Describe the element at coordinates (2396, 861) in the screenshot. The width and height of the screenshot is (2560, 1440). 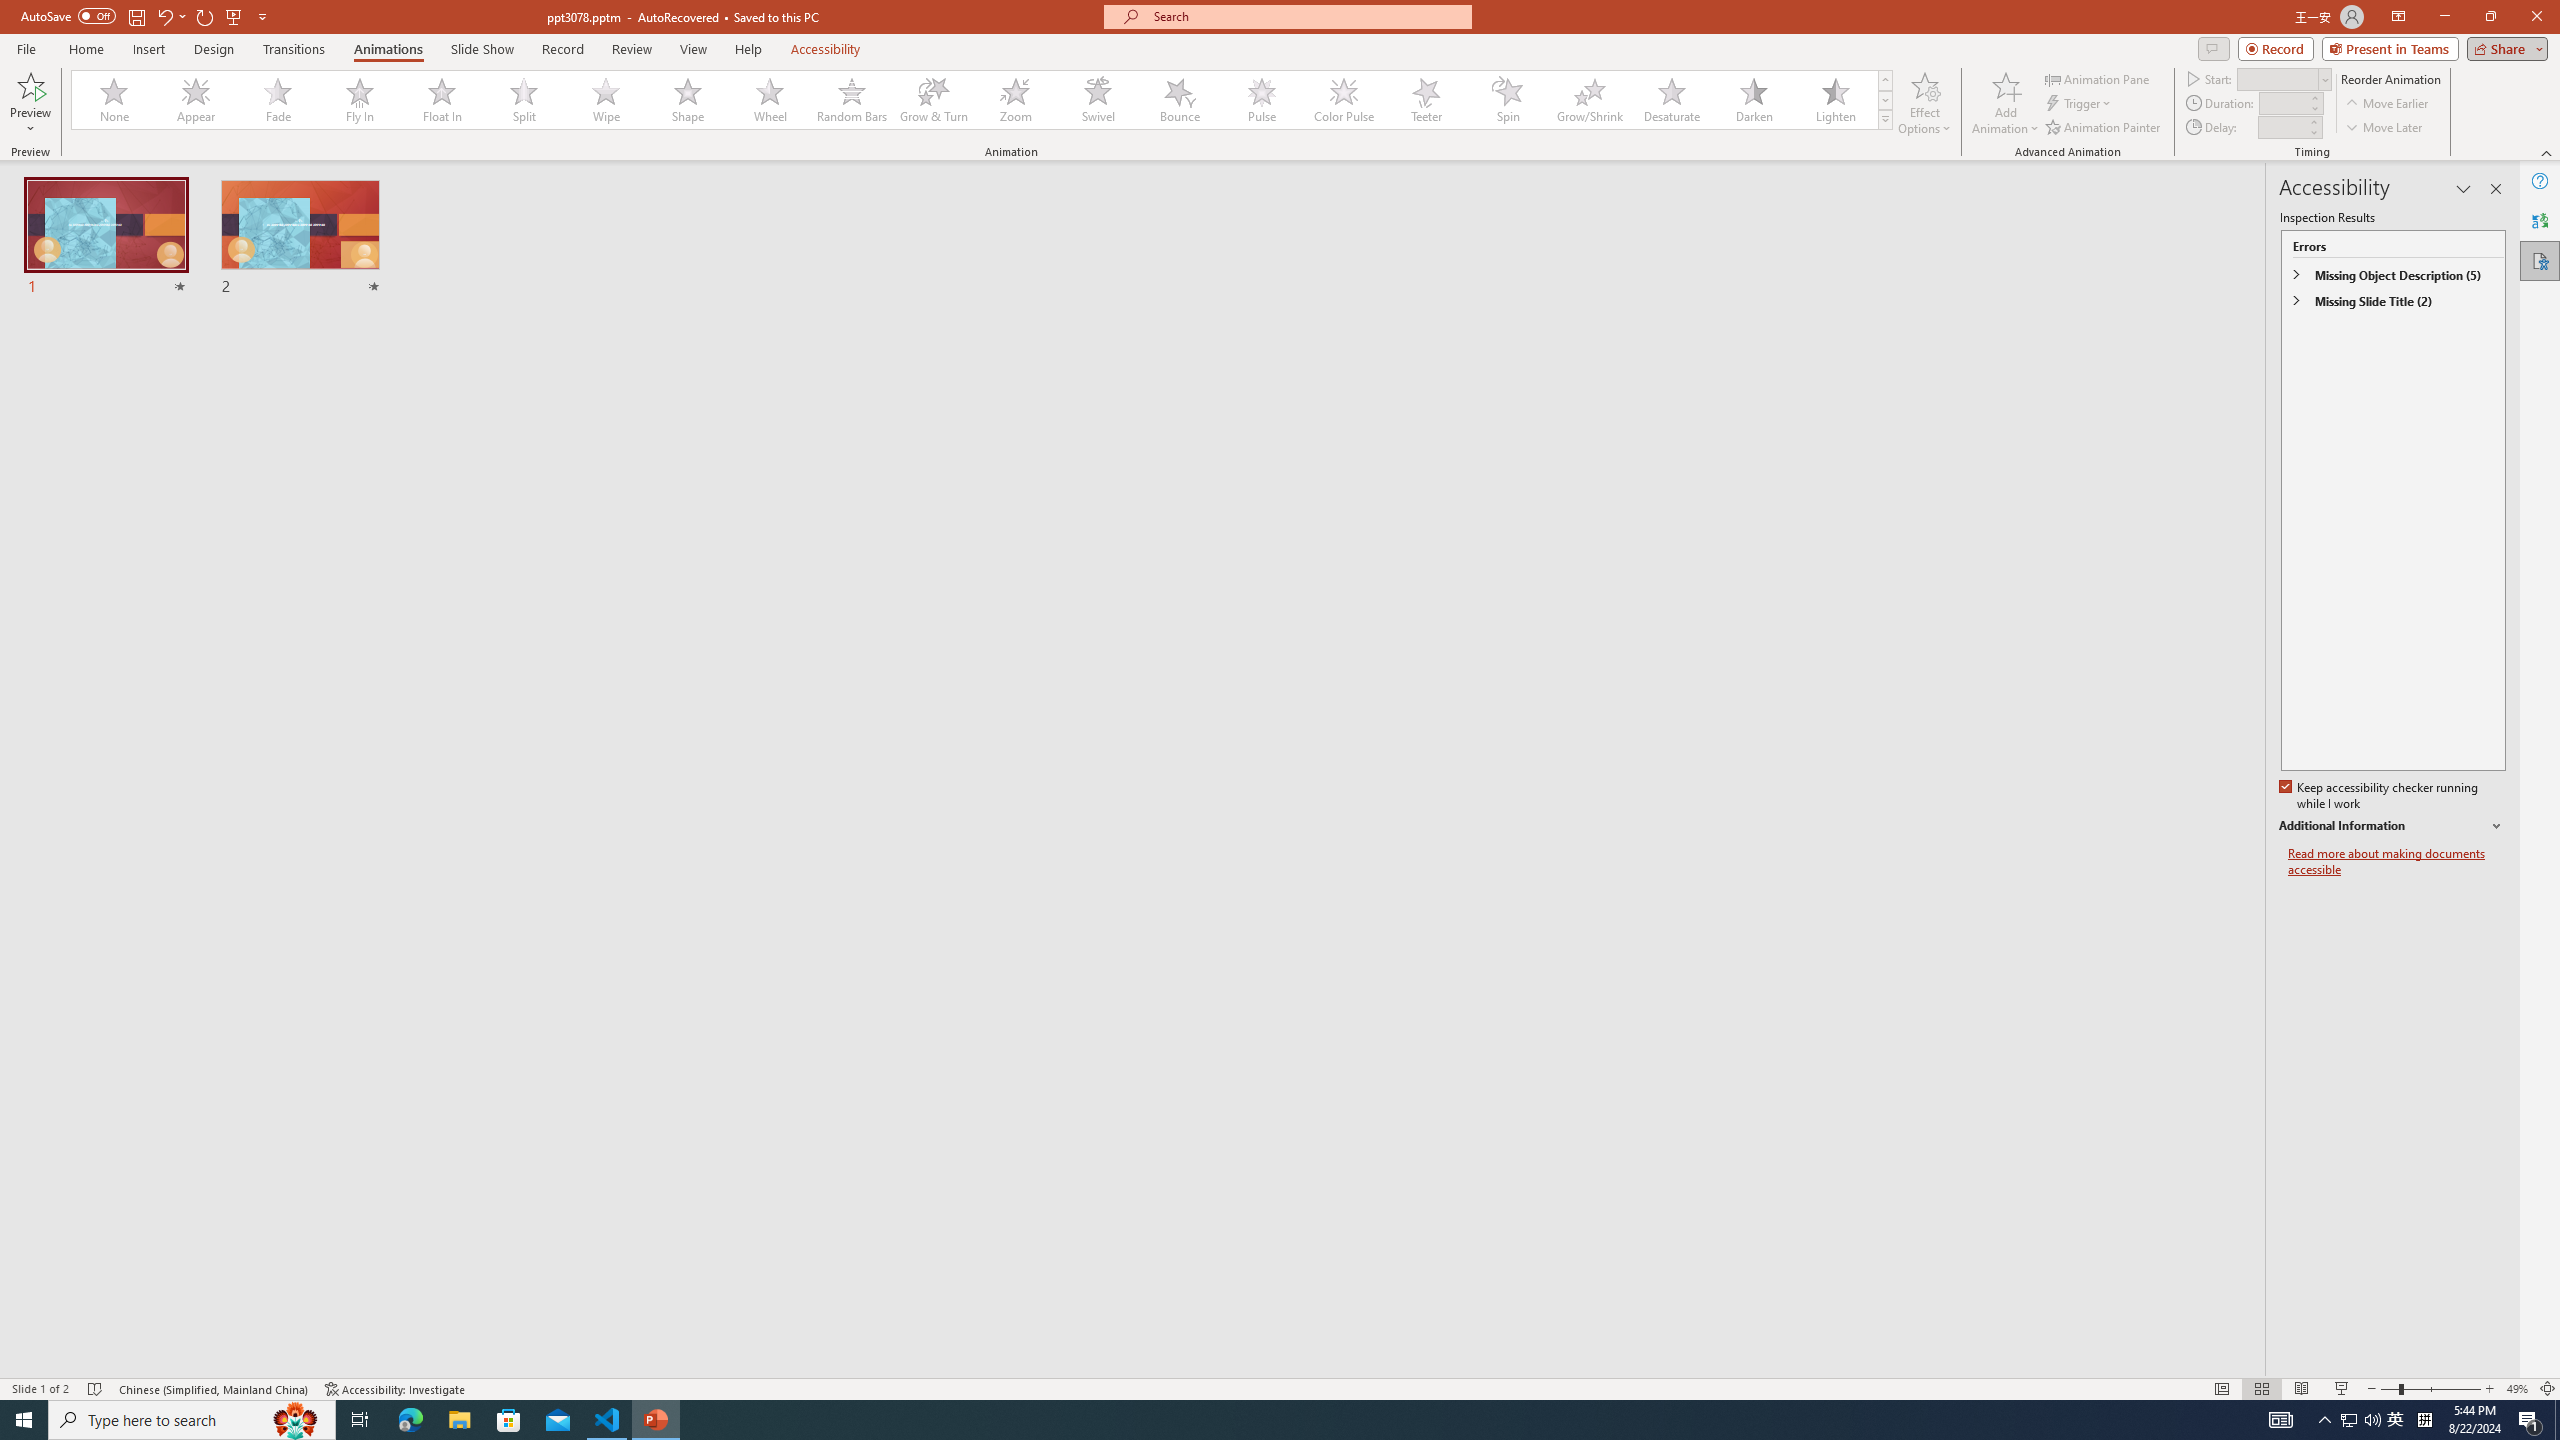
I see `'Read more about making documents accessible'` at that location.